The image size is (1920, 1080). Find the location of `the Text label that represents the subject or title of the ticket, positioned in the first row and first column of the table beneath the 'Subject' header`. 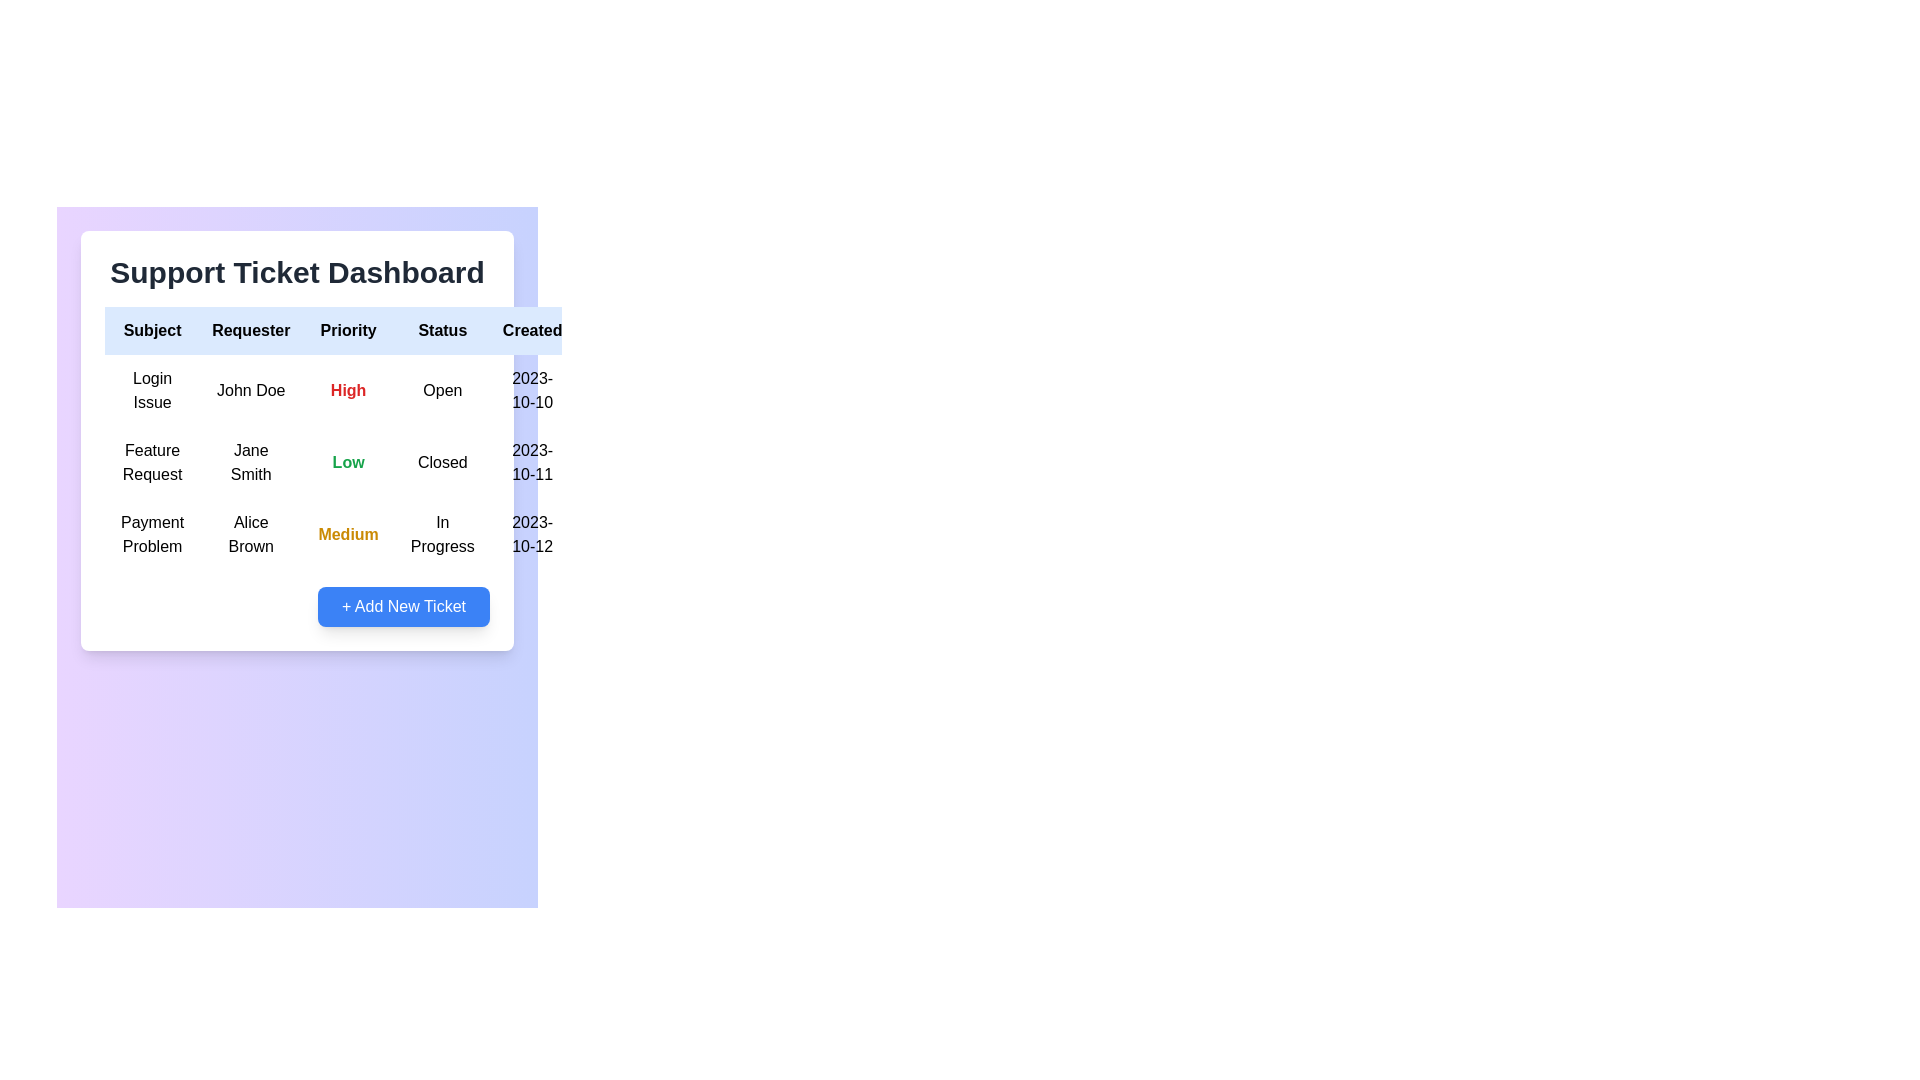

the Text label that represents the subject or title of the ticket, positioned in the first row and first column of the table beneath the 'Subject' header is located at coordinates (151, 390).